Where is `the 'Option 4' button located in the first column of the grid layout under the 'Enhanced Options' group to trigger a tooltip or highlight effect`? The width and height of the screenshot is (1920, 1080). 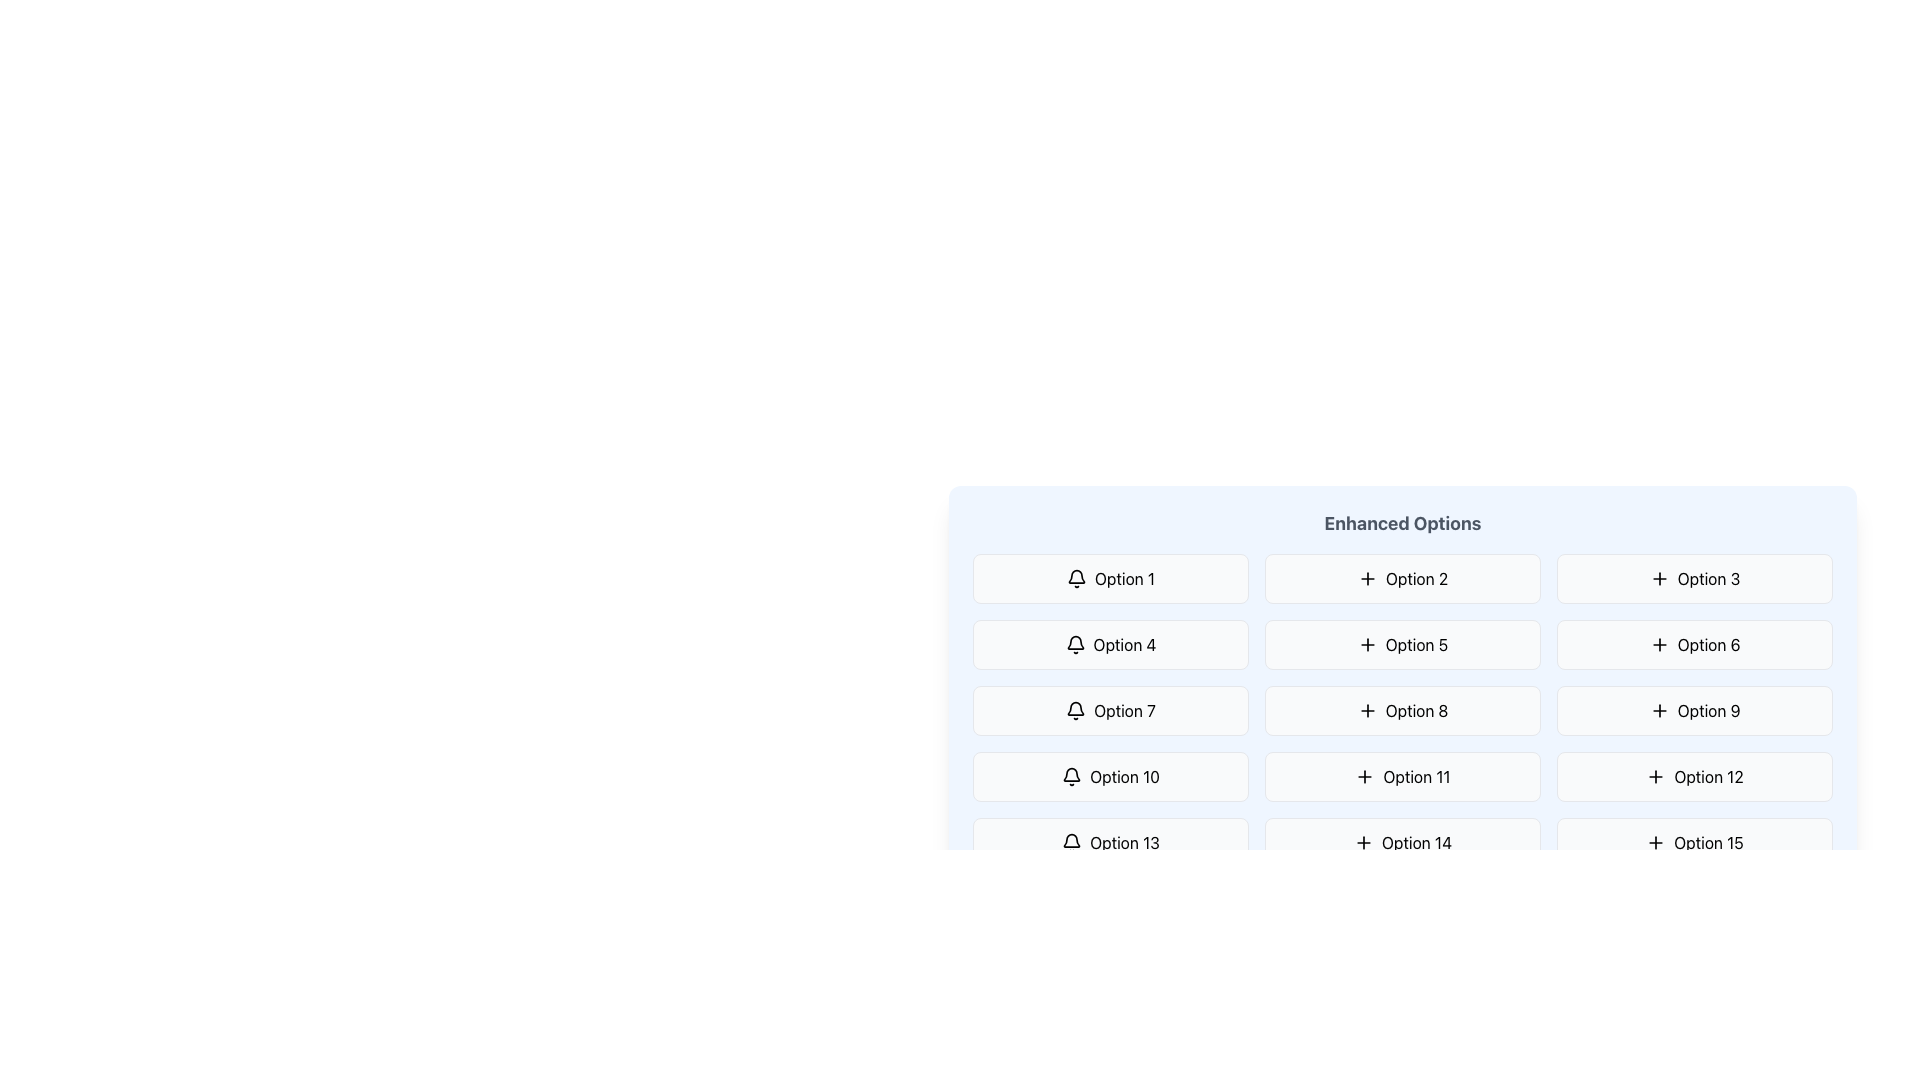 the 'Option 4' button located in the first column of the grid layout under the 'Enhanced Options' group to trigger a tooltip or highlight effect is located at coordinates (1109, 644).